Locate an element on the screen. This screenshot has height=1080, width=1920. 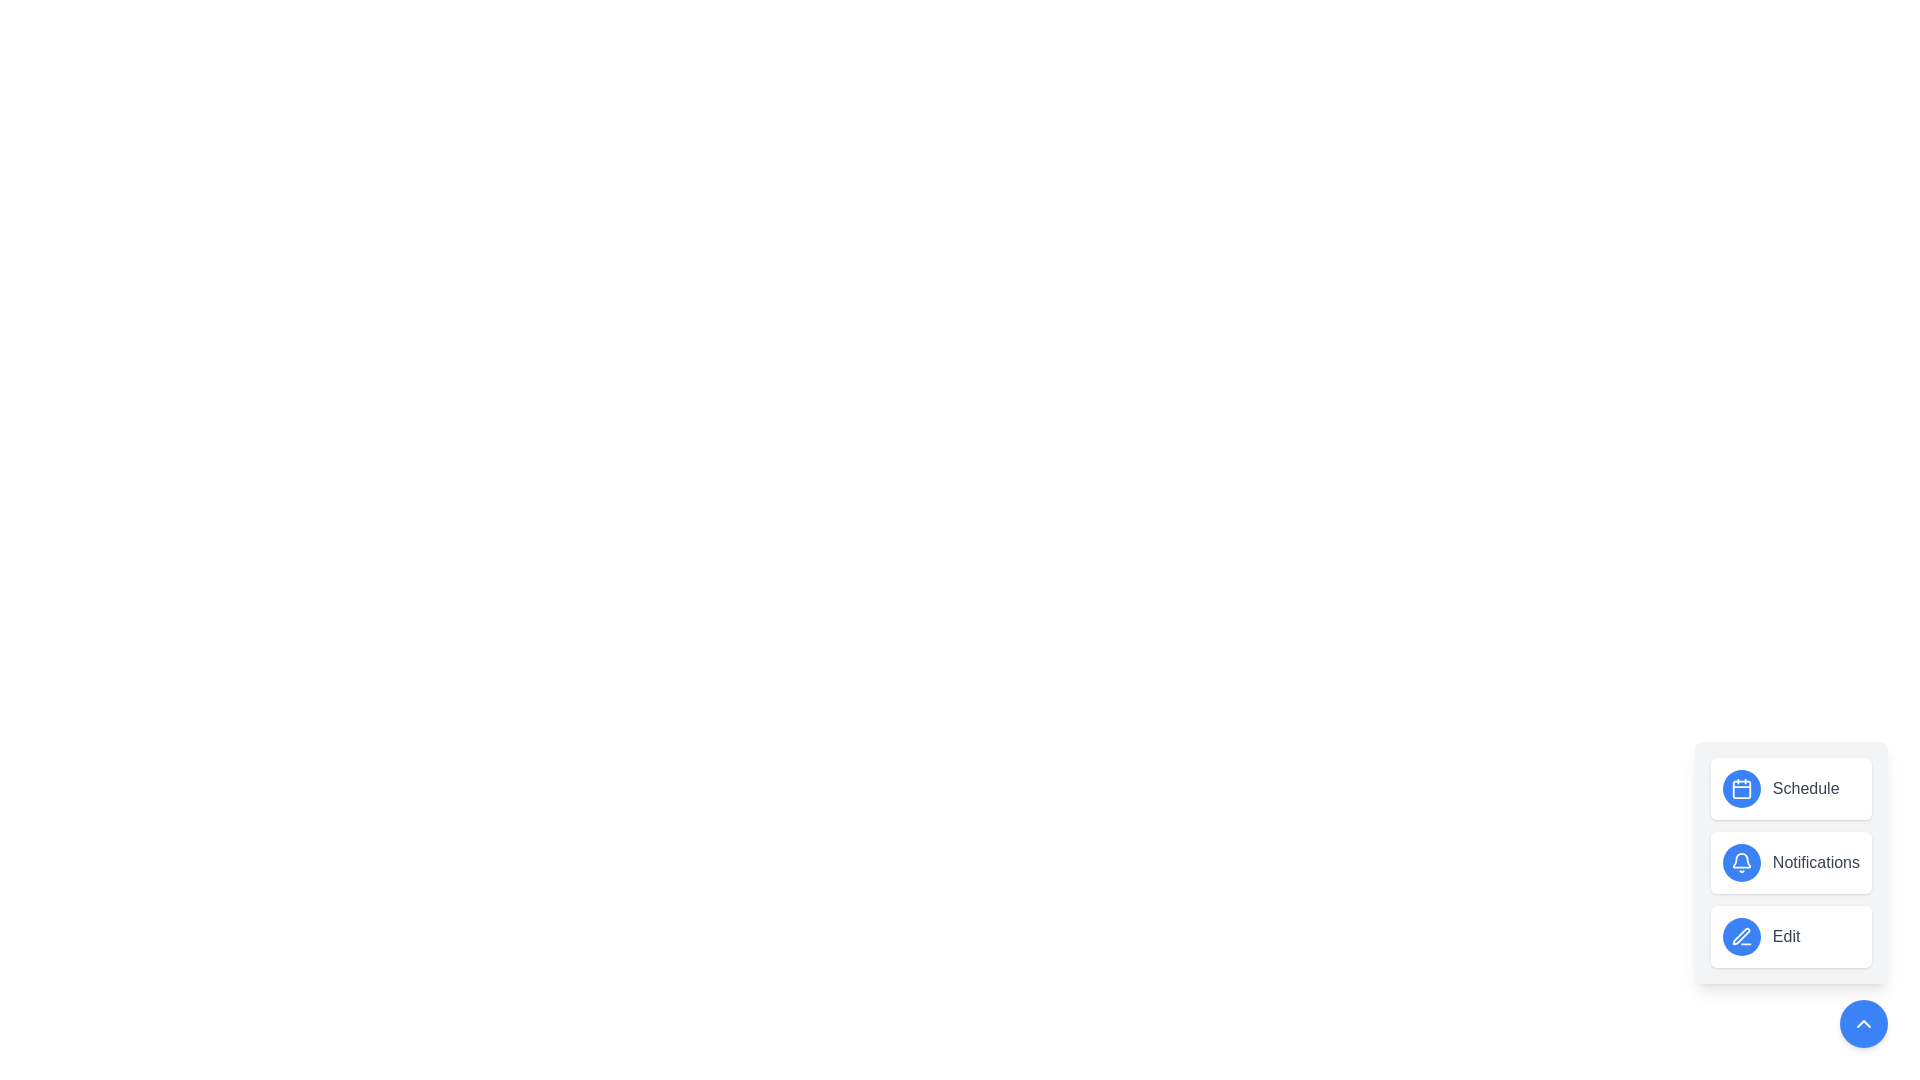
the button at the bottom-right to toggle the menu visibility is located at coordinates (1862, 1023).